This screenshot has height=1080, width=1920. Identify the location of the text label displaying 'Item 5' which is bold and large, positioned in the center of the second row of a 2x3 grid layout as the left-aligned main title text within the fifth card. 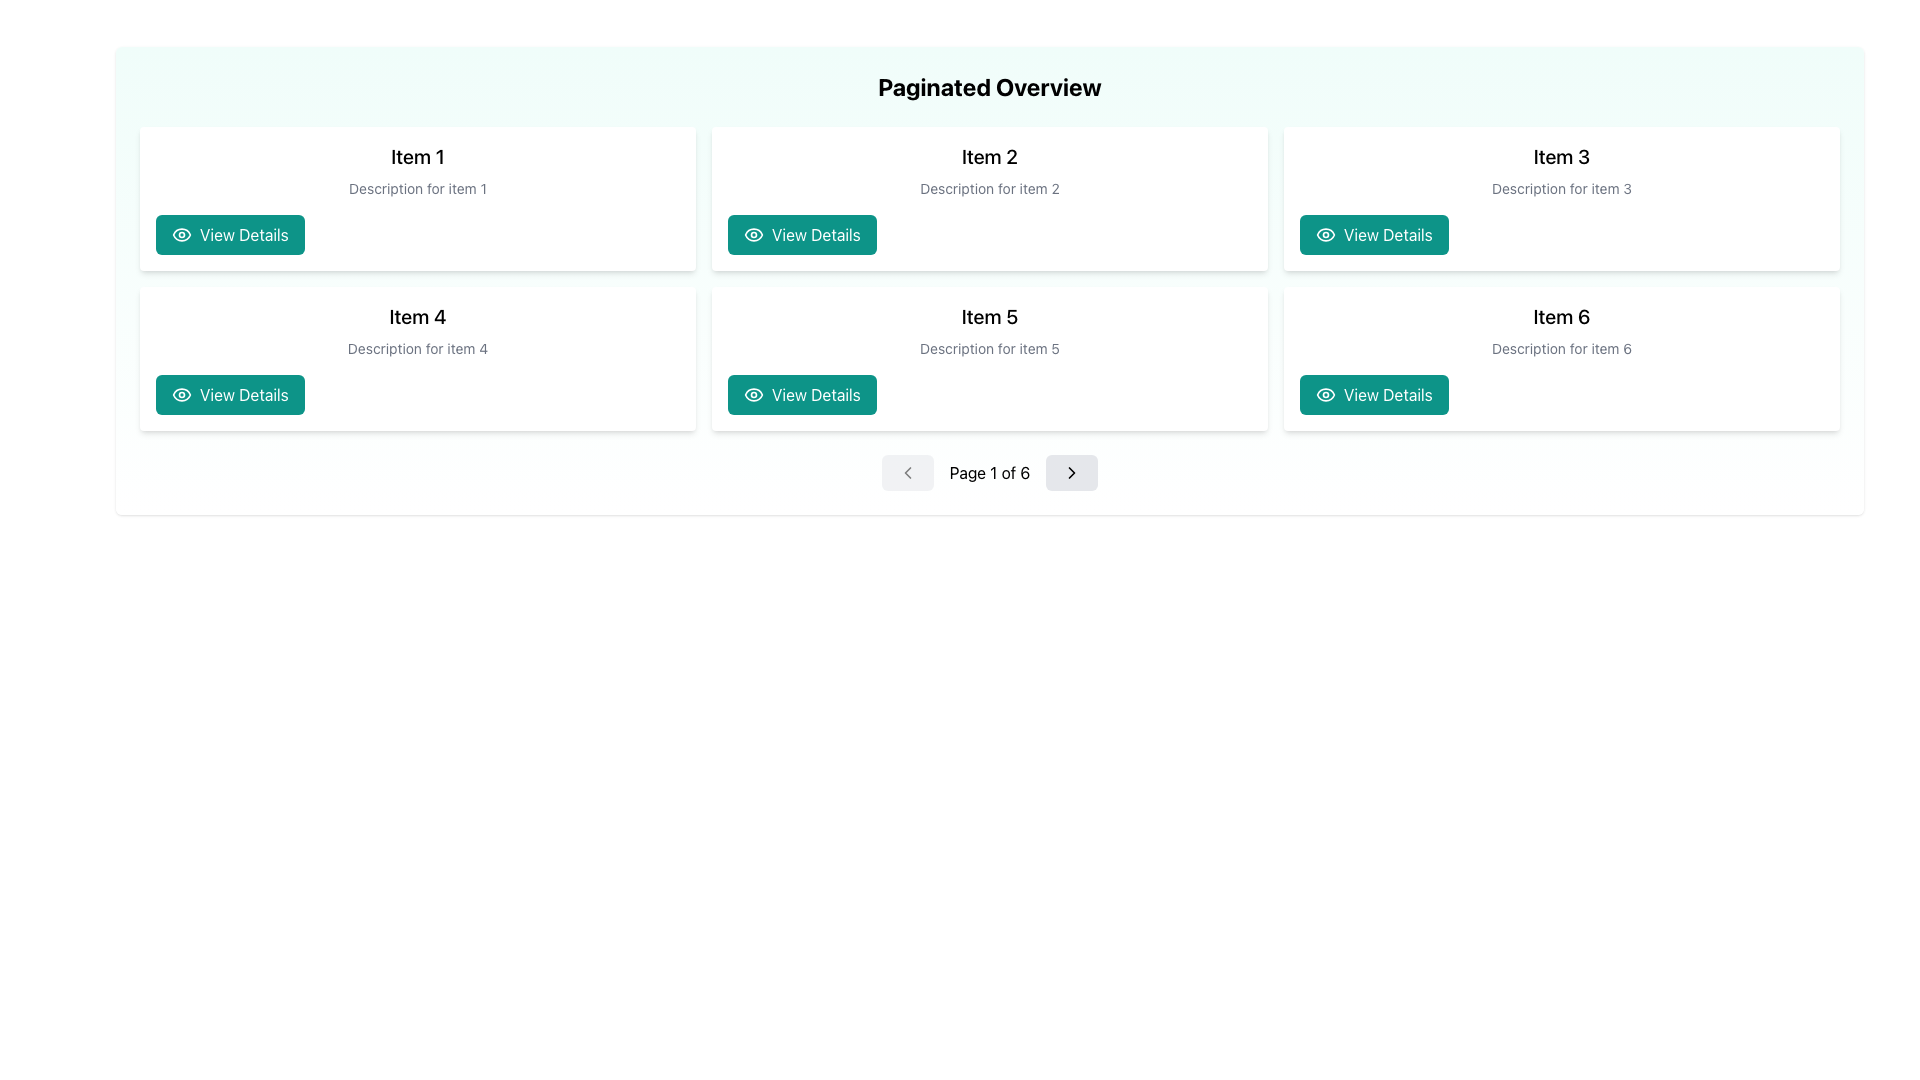
(989, 315).